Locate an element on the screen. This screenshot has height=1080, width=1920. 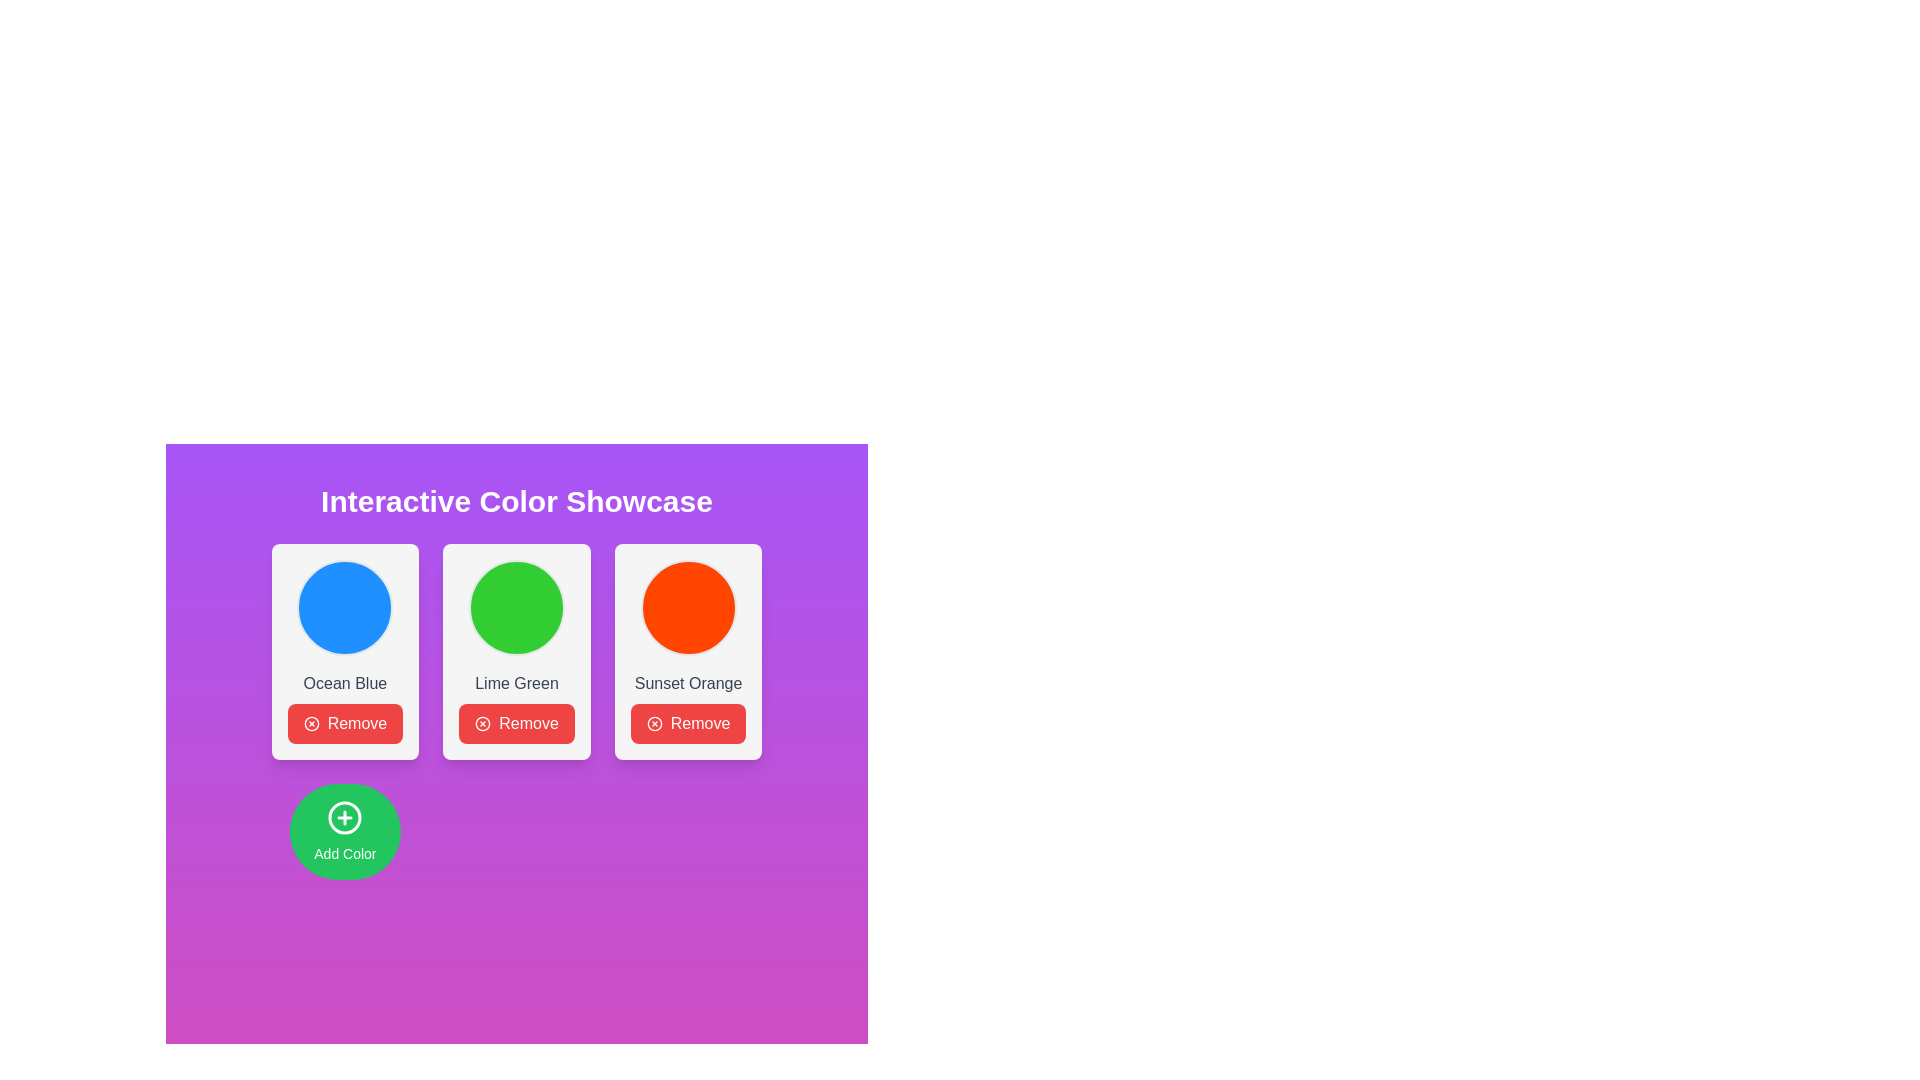
the decorative icon that enhances the 'Remove' button located within the 'Sunset Orange' card is located at coordinates (654, 724).